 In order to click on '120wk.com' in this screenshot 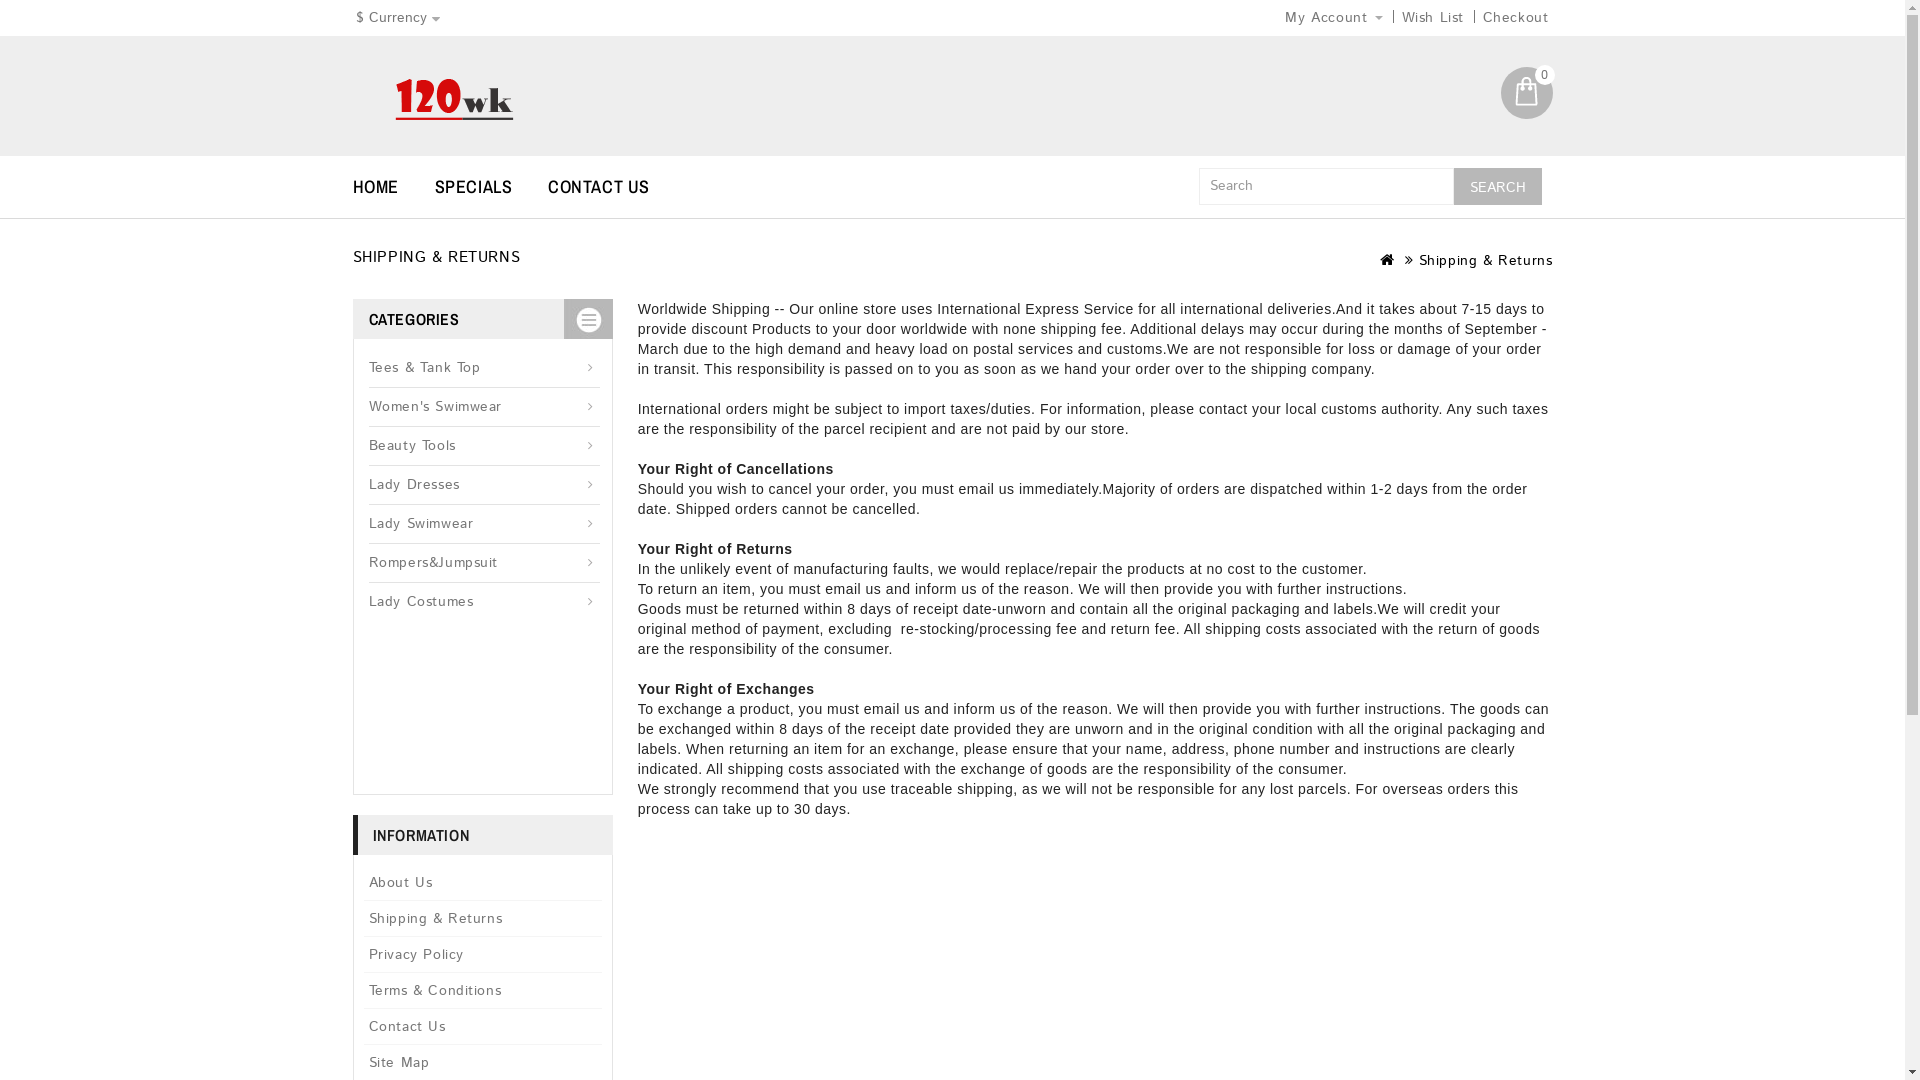, I will do `click(451, 98)`.